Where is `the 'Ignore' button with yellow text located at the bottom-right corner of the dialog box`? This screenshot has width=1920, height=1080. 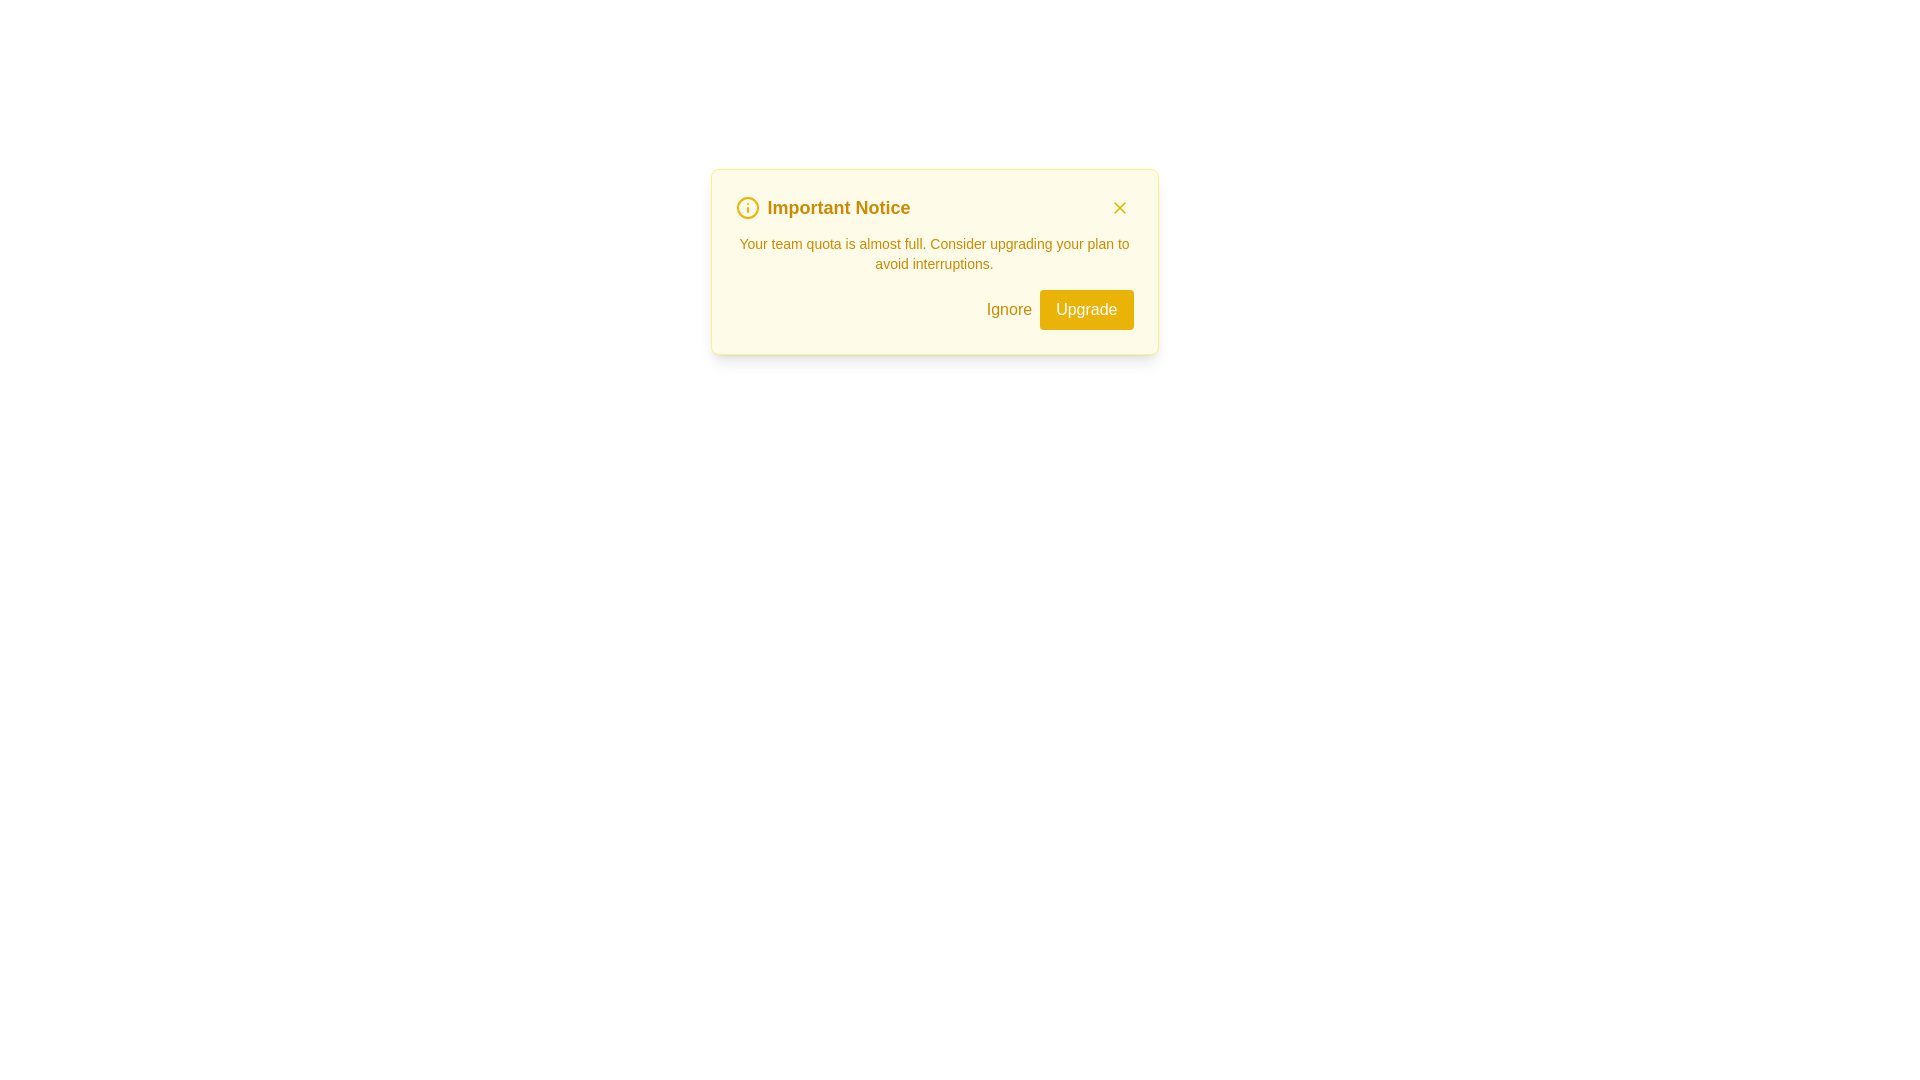 the 'Ignore' button with yellow text located at the bottom-right corner of the dialog box is located at coordinates (1009, 309).